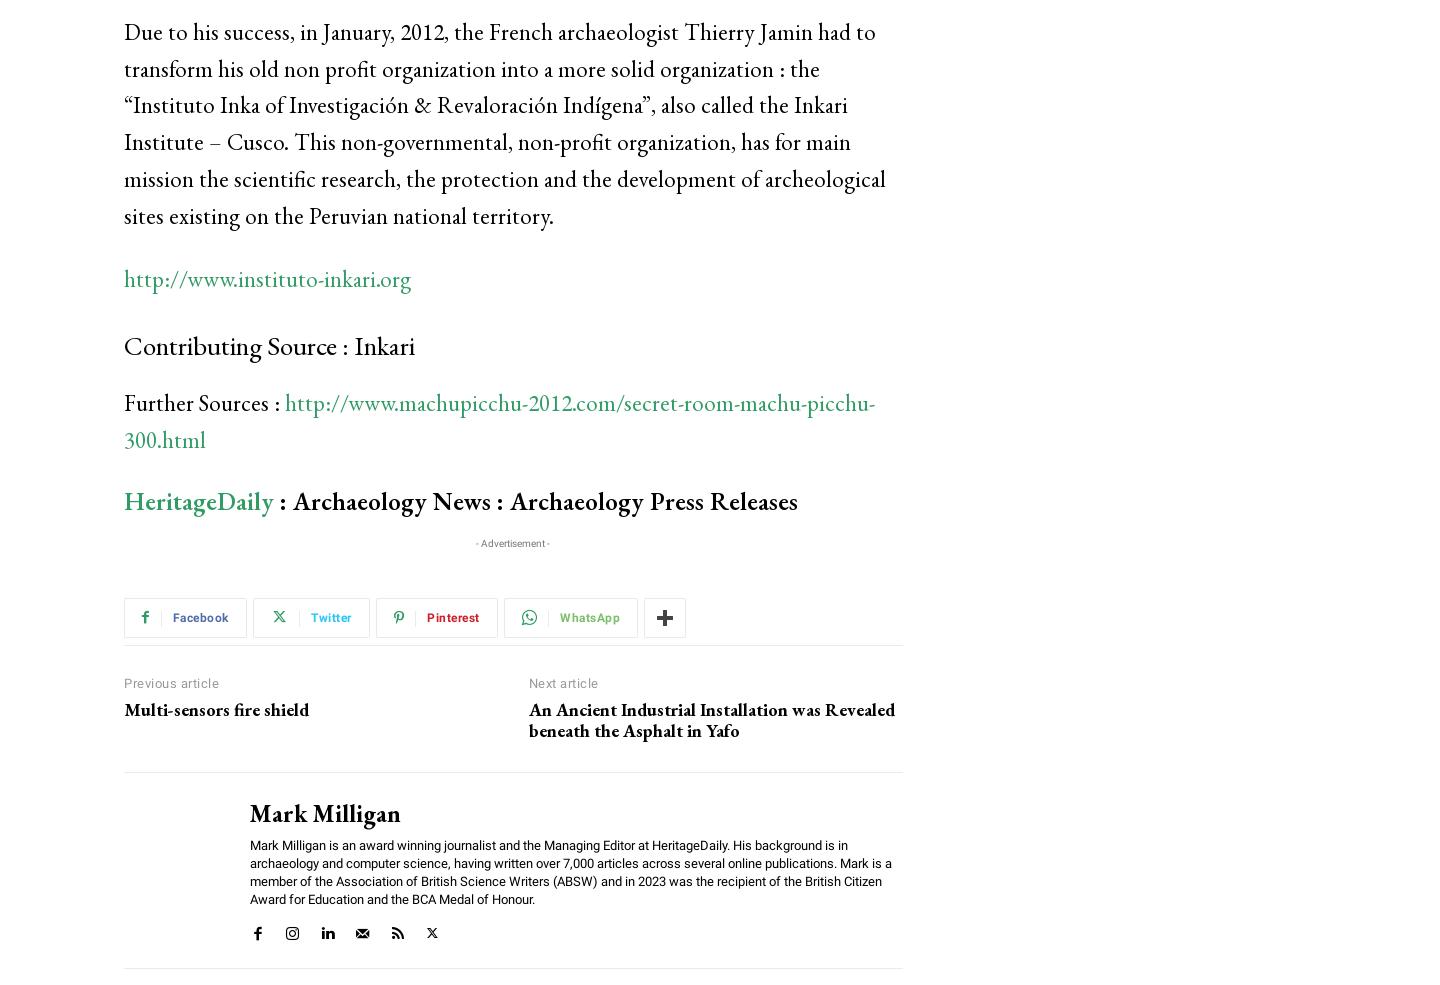 Image resolution: width=1440 pixels, height=985 pixels. Describe the element at coordinates (204, 401) in the screenshot. I see `'Further Sources :'` at that location.